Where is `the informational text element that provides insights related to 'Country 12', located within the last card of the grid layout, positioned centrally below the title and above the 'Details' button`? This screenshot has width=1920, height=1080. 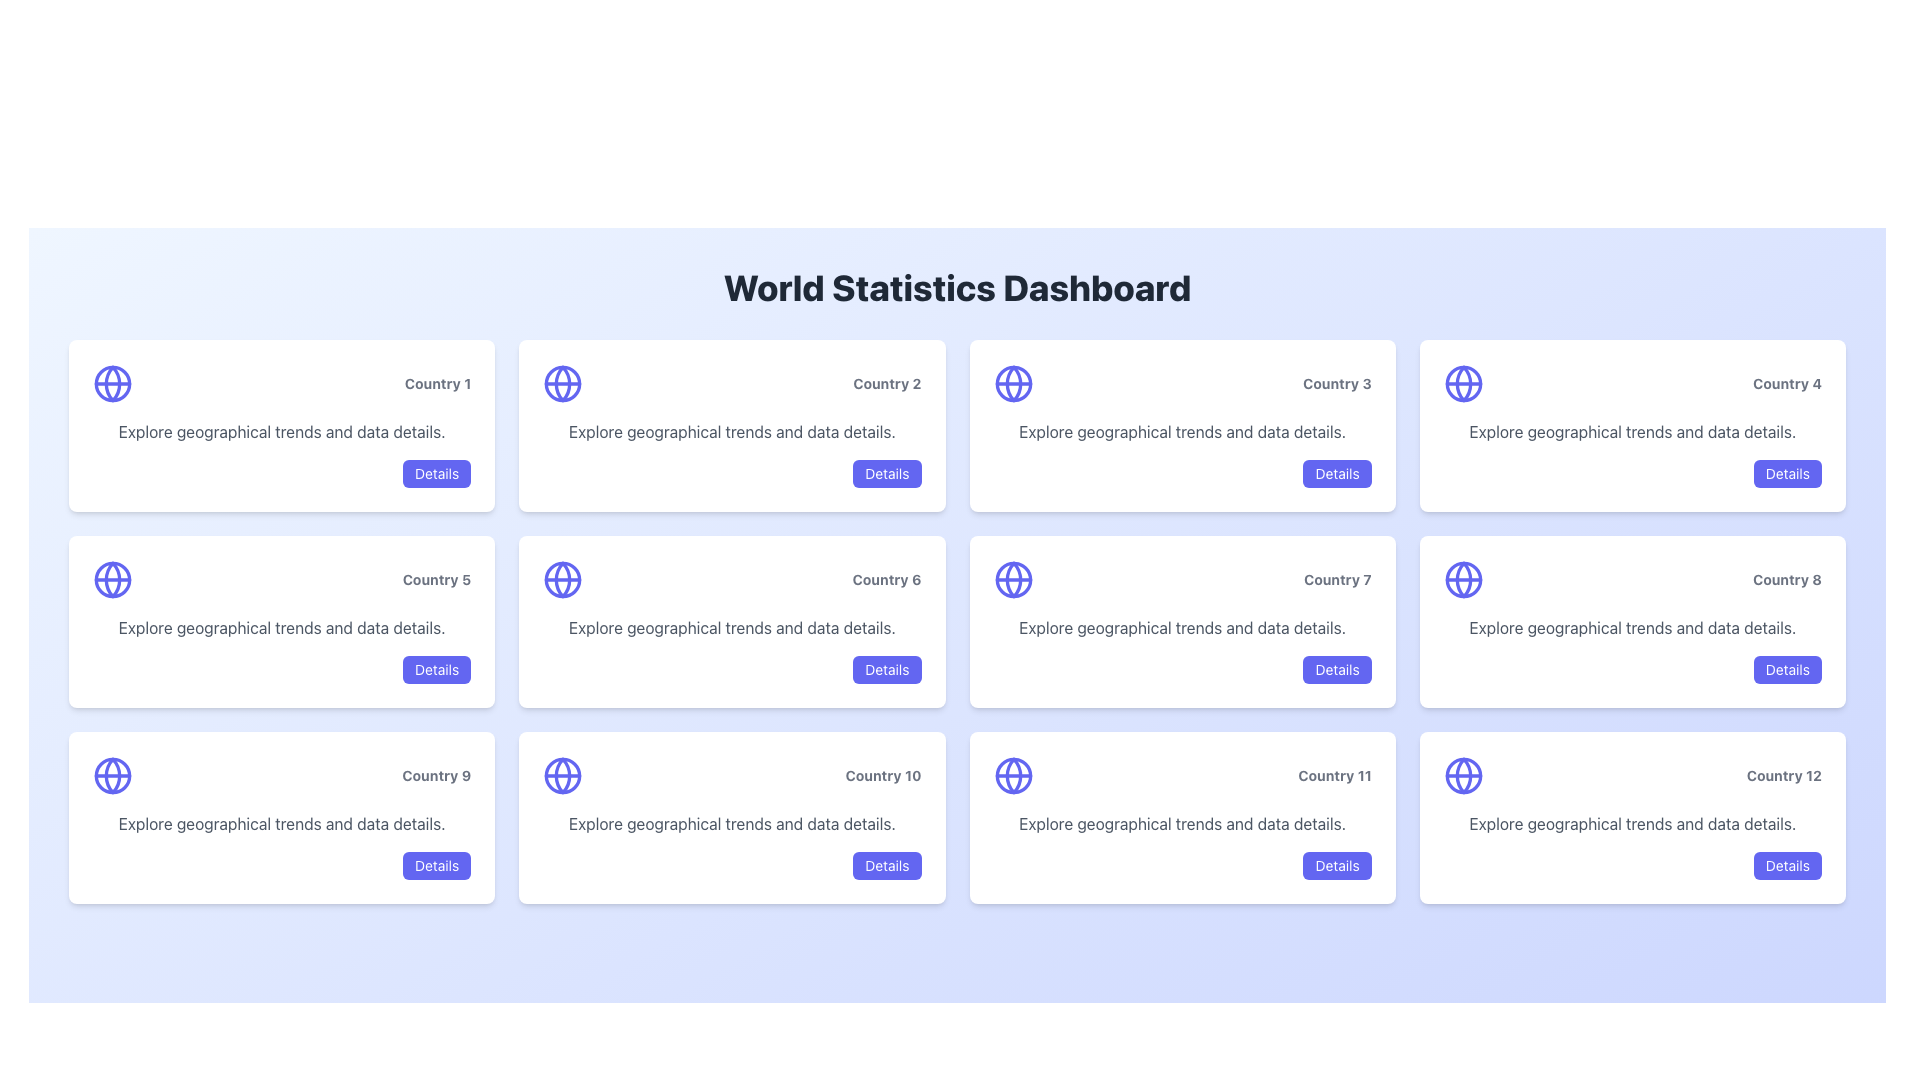 the informational text element that provides insights related to 'Country 12', located within the last card of the grid layout, positioned centrally below the title and above the 'Details' button is located at coordinates (1632, 824).